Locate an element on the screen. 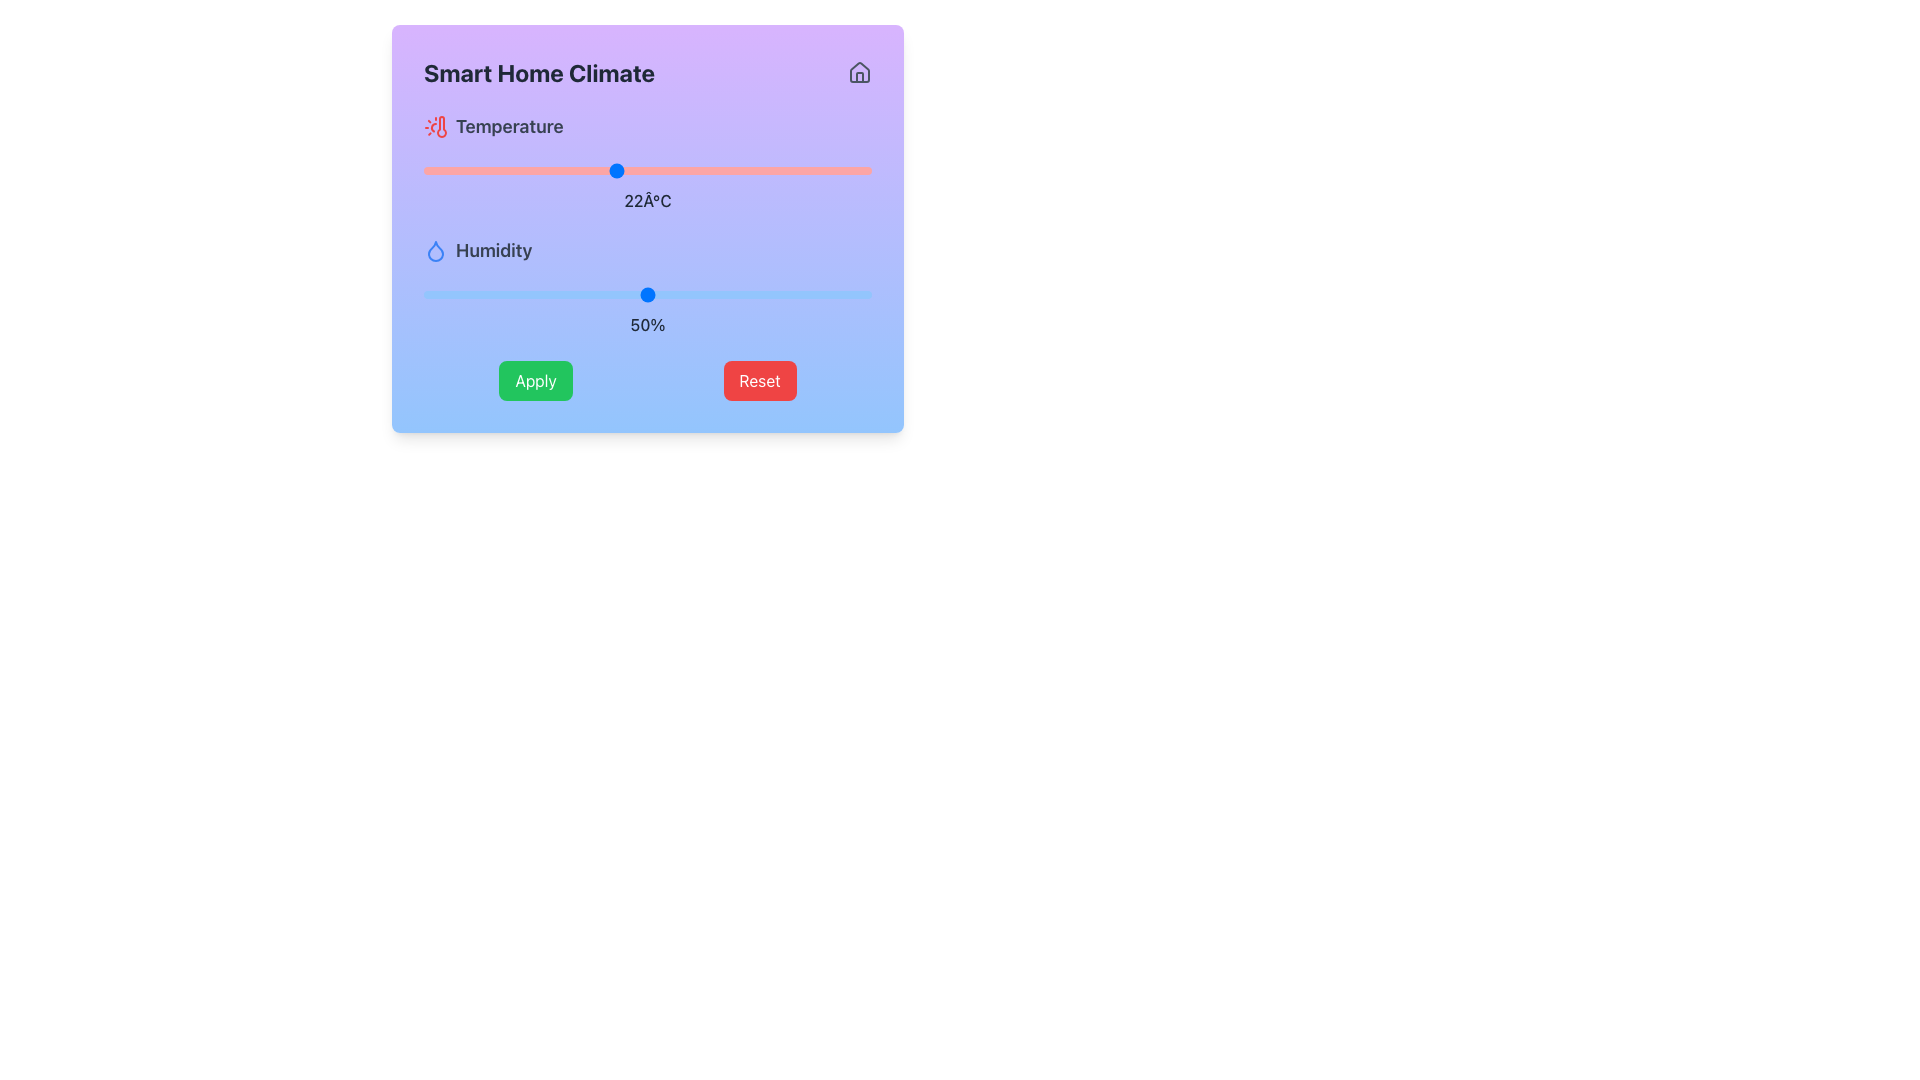 The image size is (1920, 1080). the green 'Apply' button is located at coordinates (536, 381).